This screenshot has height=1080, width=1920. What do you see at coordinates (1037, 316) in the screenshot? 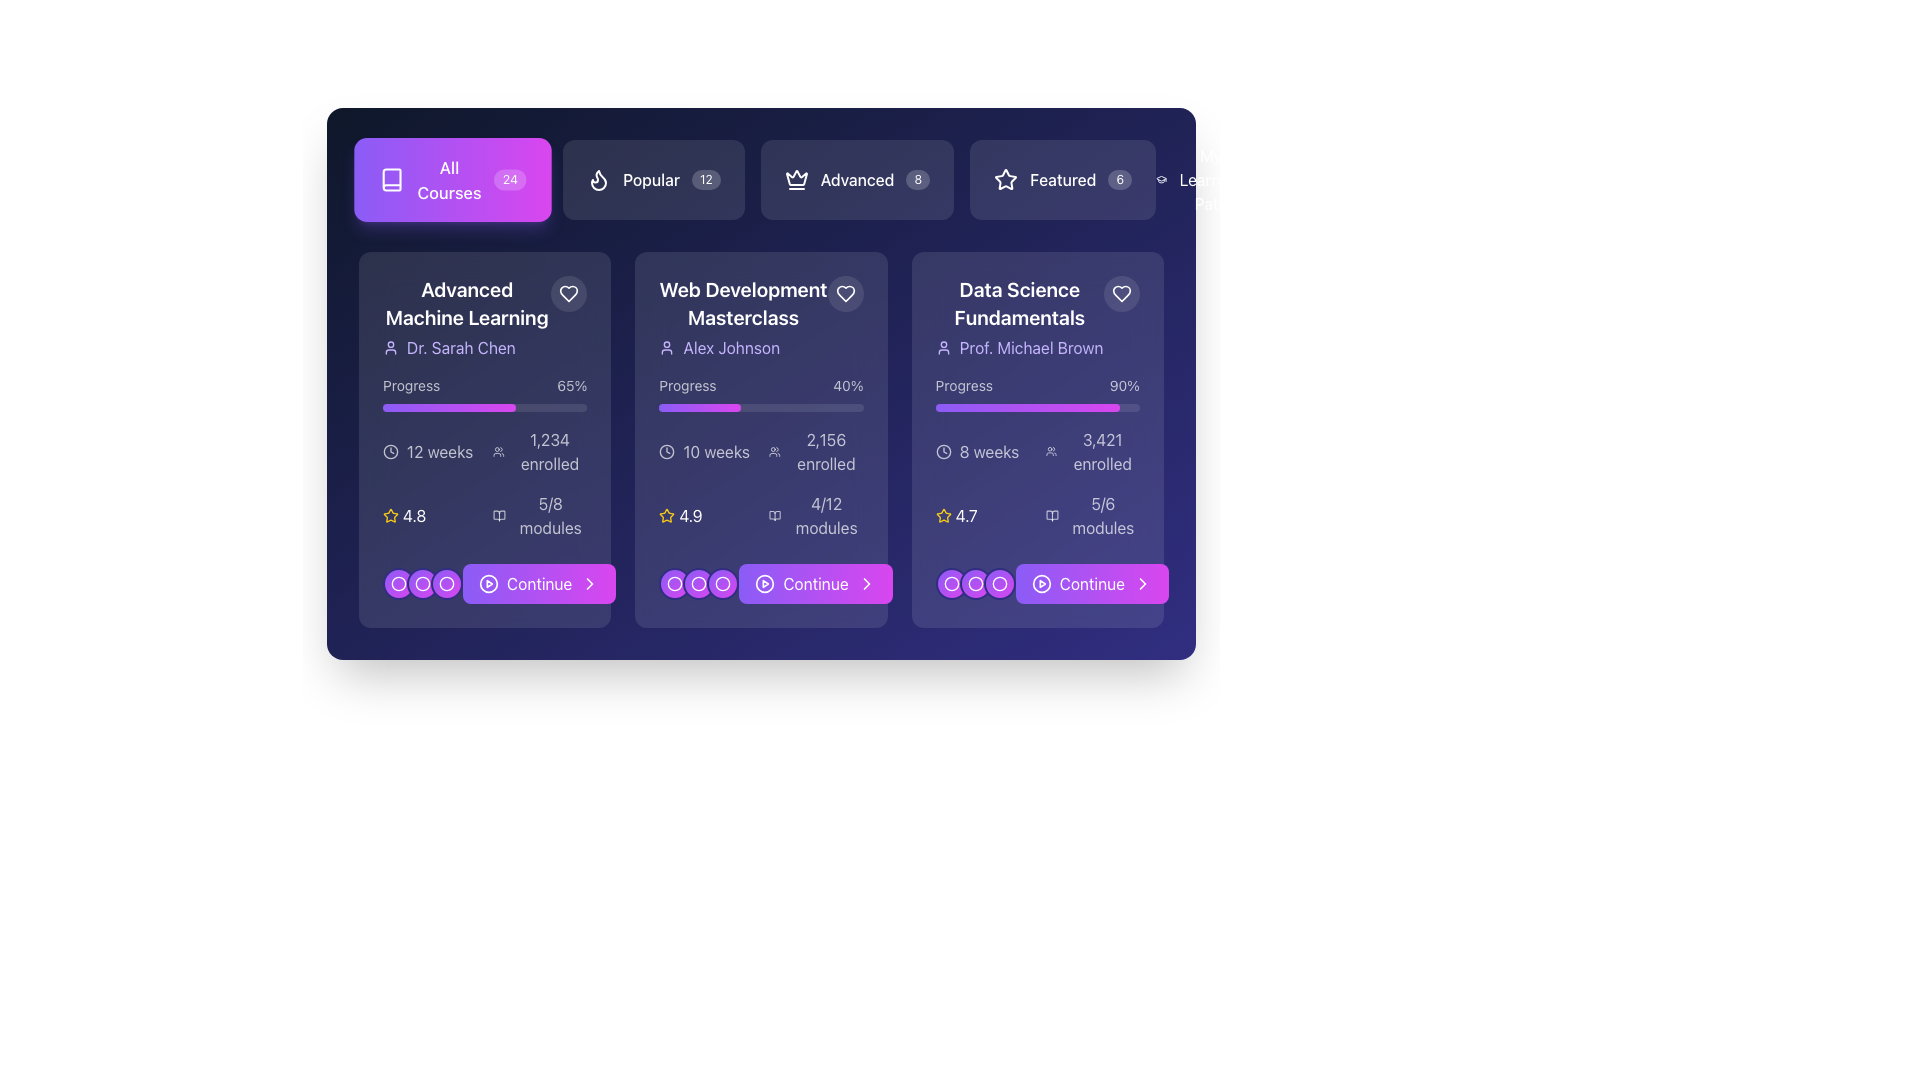
I see `the textual label displaying the course title and instructor name located in the top-left quadrant of the third card section in the grid layout` at bounding box center [1037, 316].